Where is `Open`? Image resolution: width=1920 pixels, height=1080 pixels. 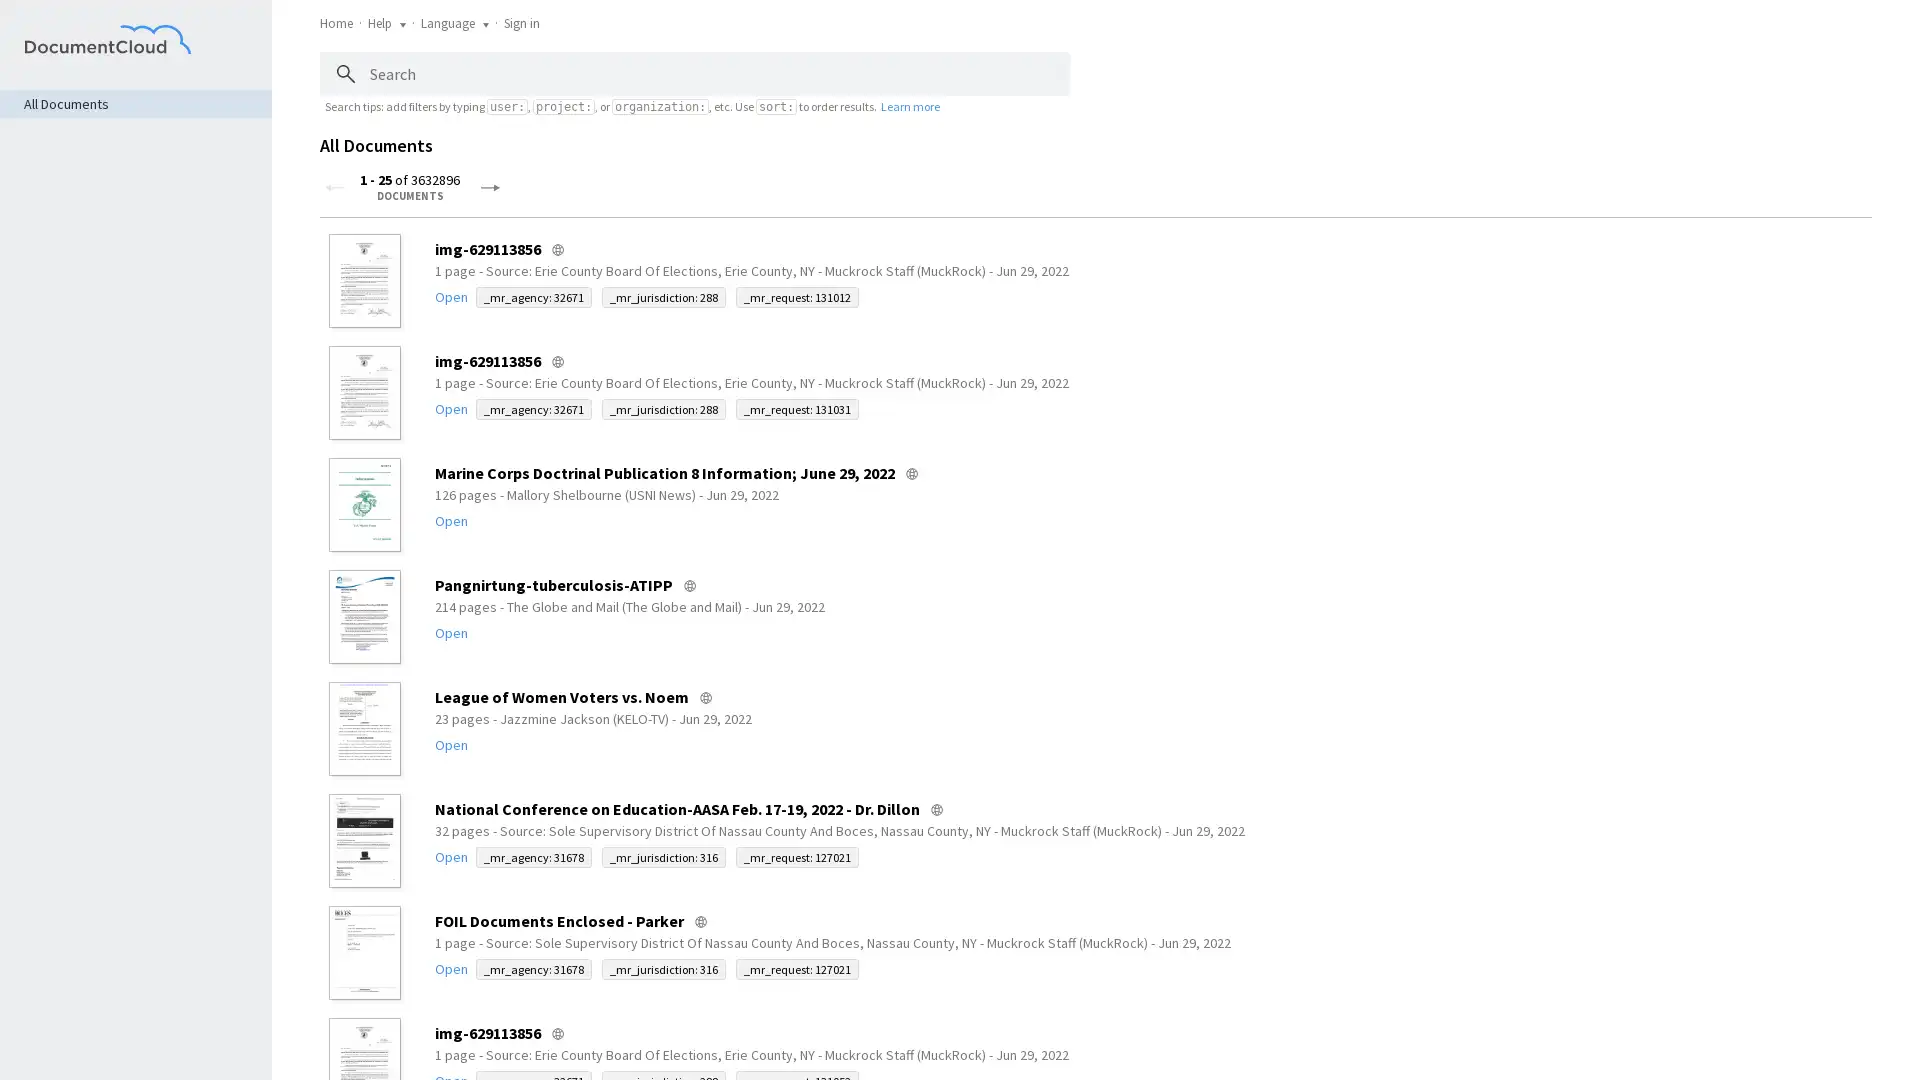 Open is located at coordinates (450, 297).